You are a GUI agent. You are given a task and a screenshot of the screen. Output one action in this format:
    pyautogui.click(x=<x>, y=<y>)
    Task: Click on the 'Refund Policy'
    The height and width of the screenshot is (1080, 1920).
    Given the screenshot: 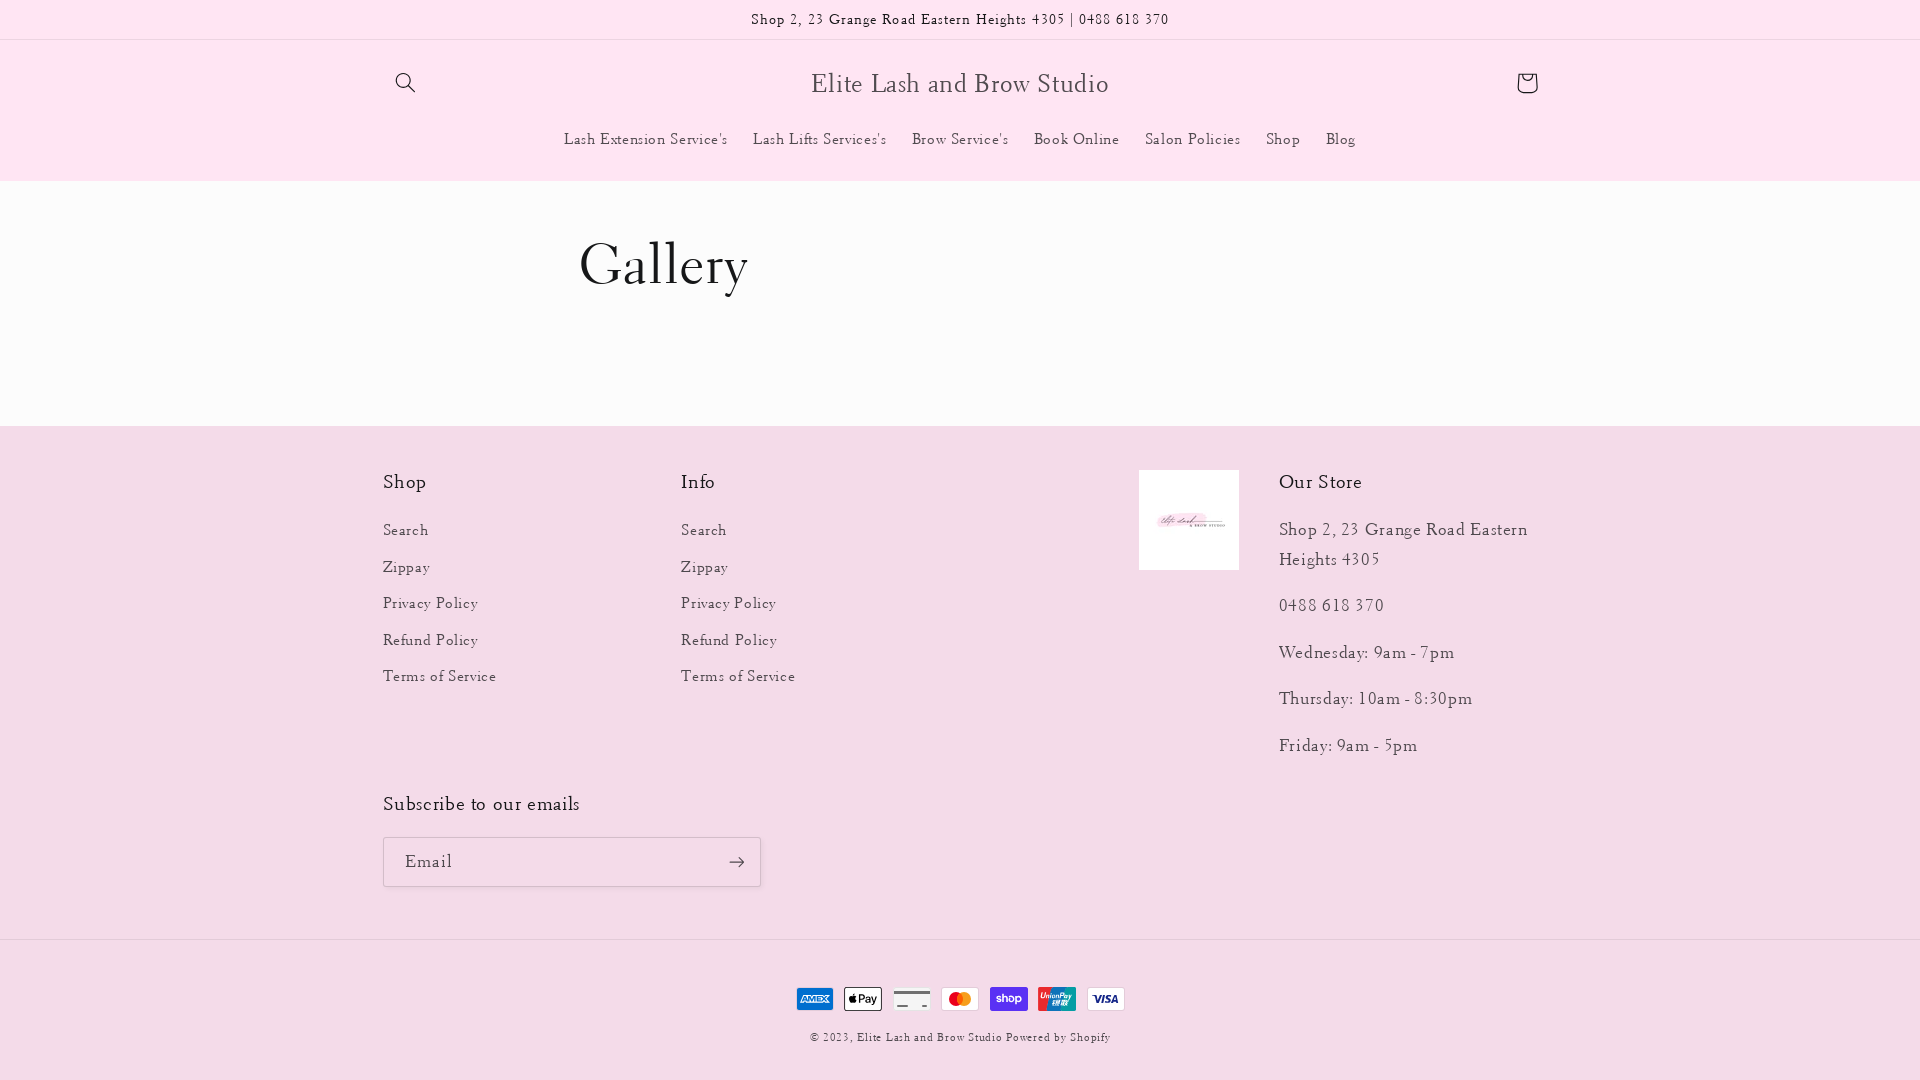 What is the action you would take?
    pyautogui.click(x=727, y=640)
    